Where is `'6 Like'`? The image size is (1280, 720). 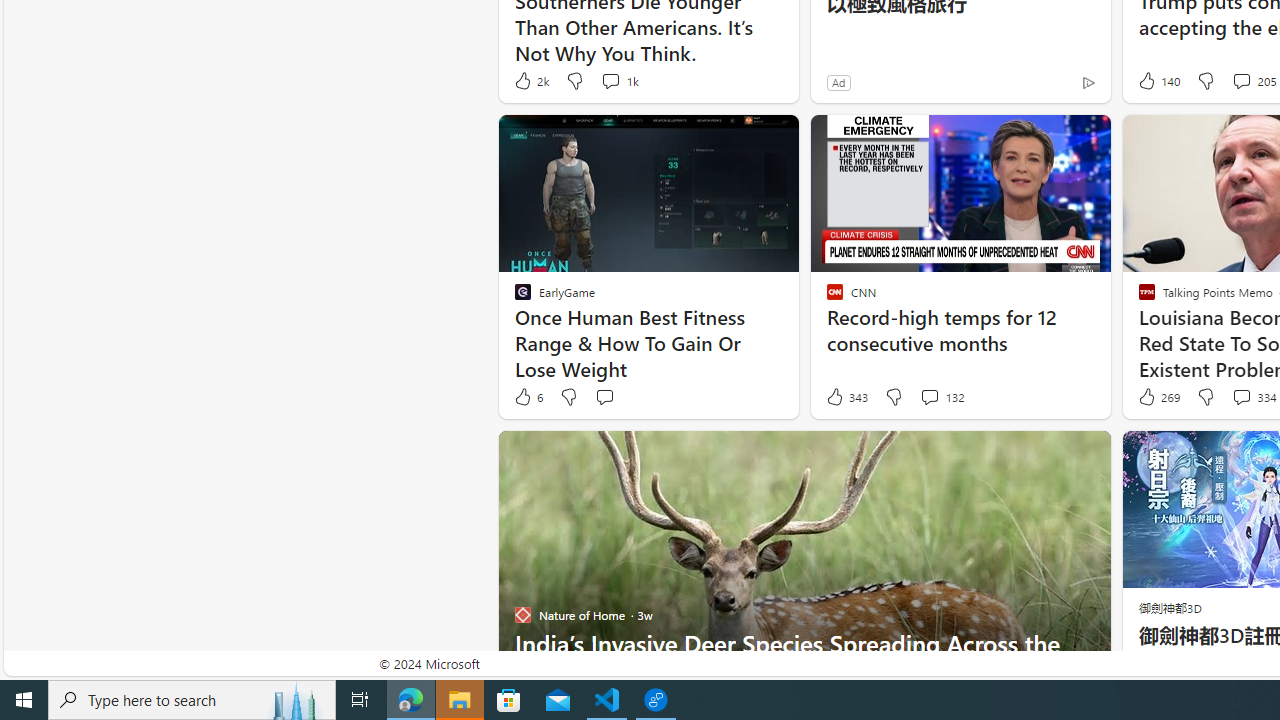
'6 Like' is located at coordinates (527, 397).